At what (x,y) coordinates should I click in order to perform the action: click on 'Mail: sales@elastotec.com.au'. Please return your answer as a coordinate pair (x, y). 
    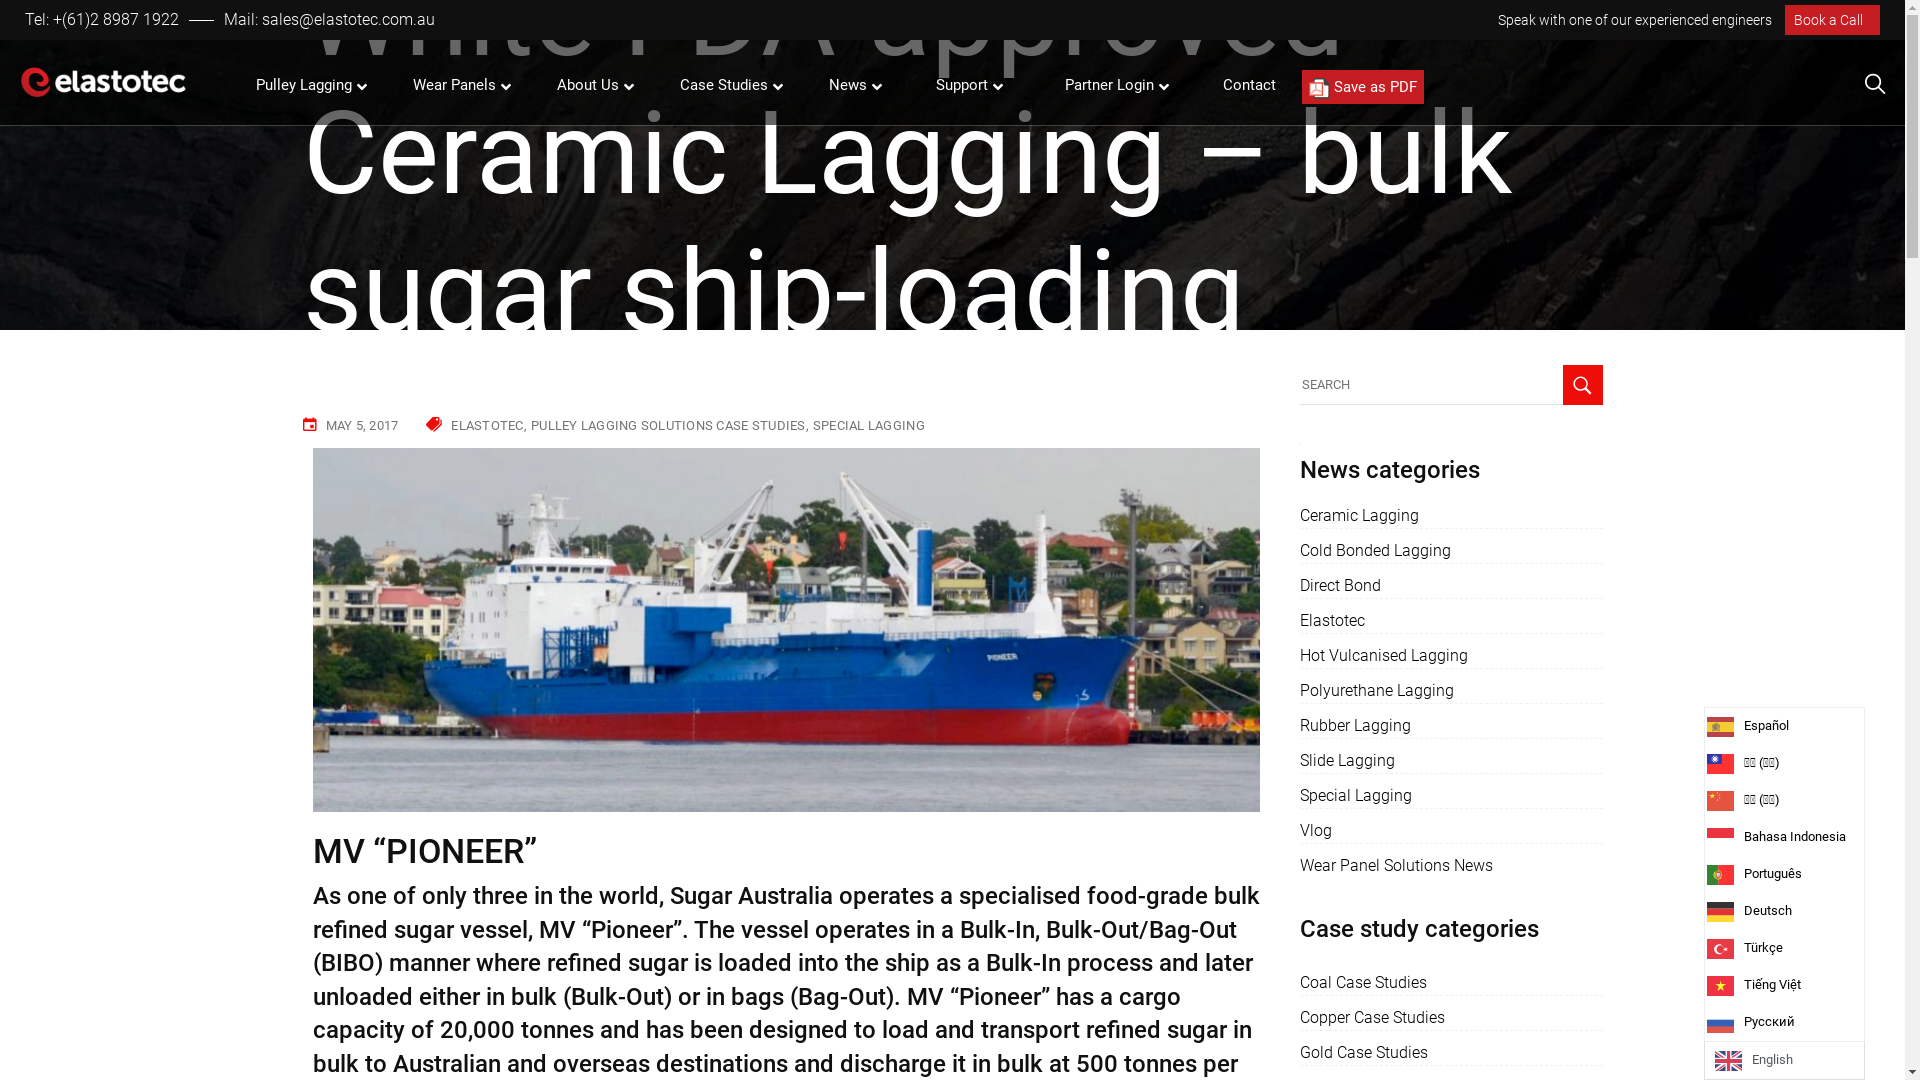
    Looking at the image, I should click on (329, 19).